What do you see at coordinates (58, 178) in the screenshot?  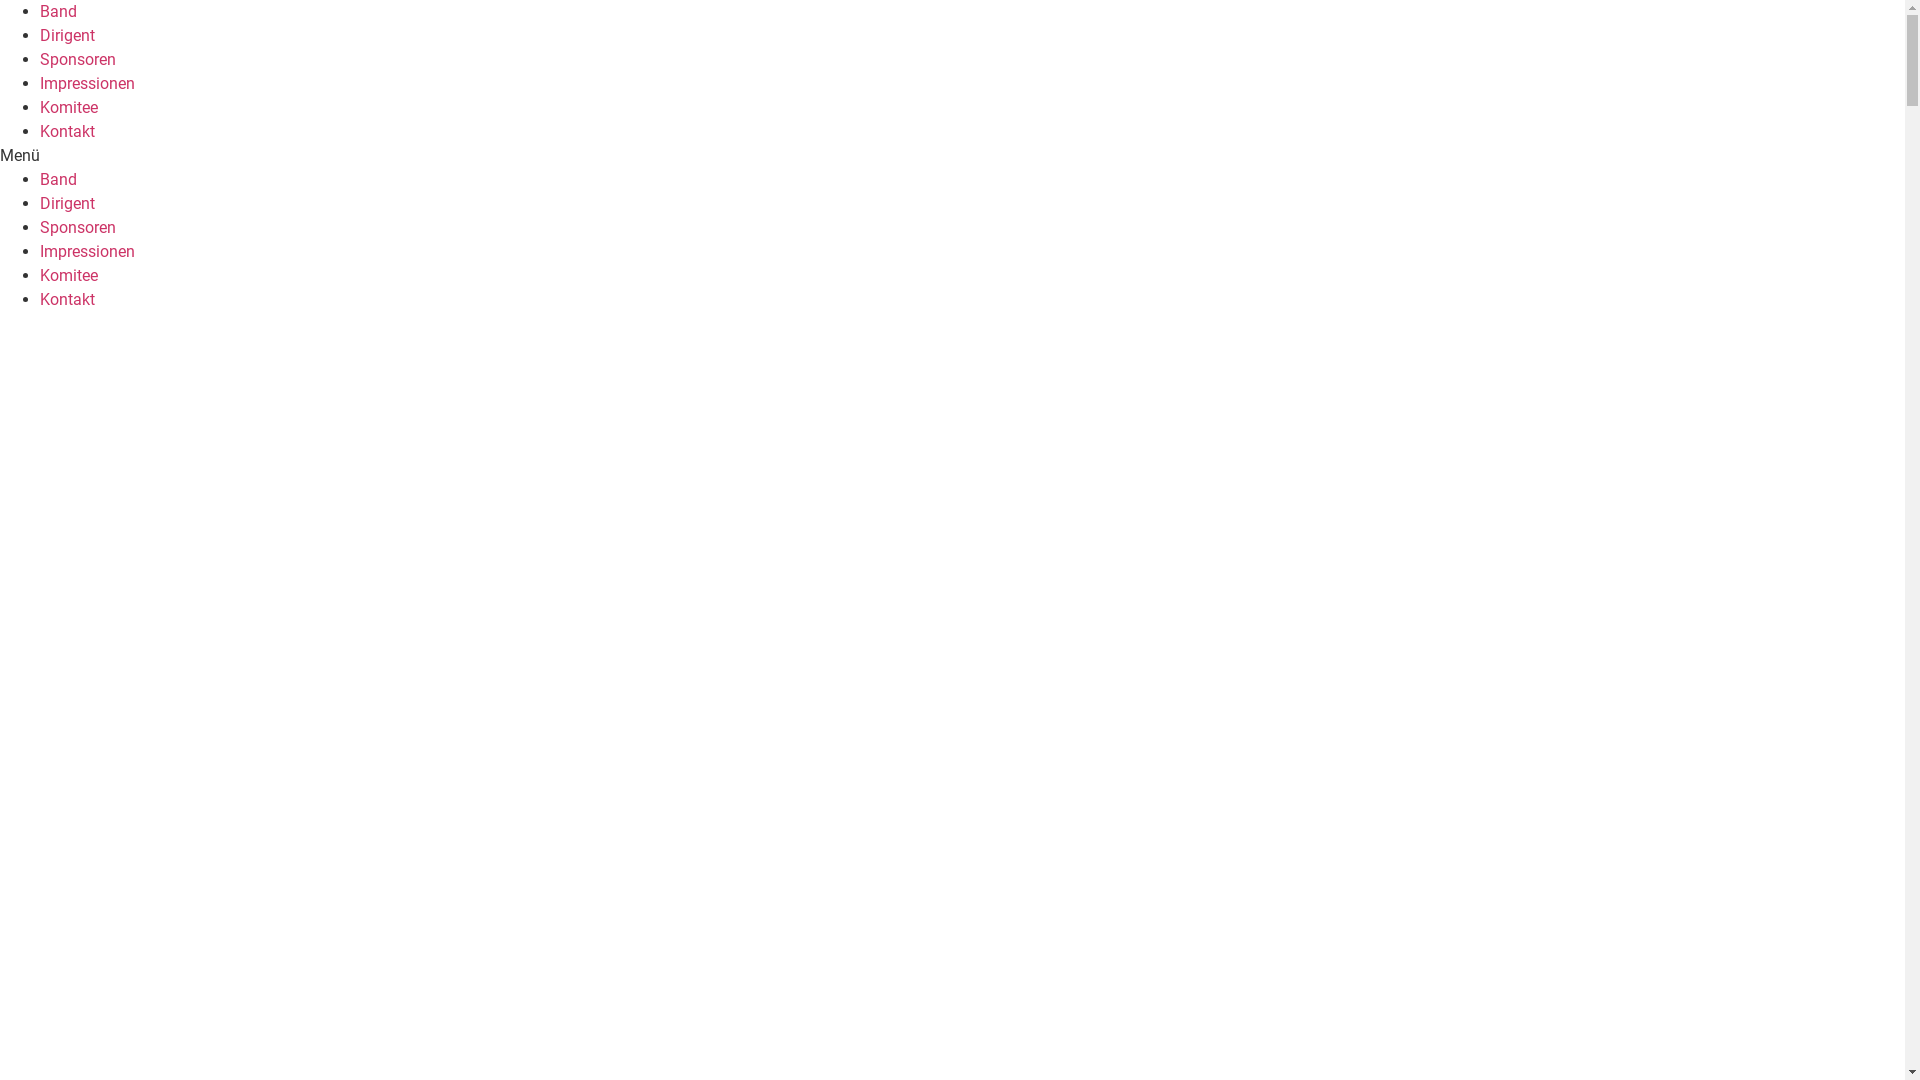 I see `'Band'` at bounding box center [58, 178].